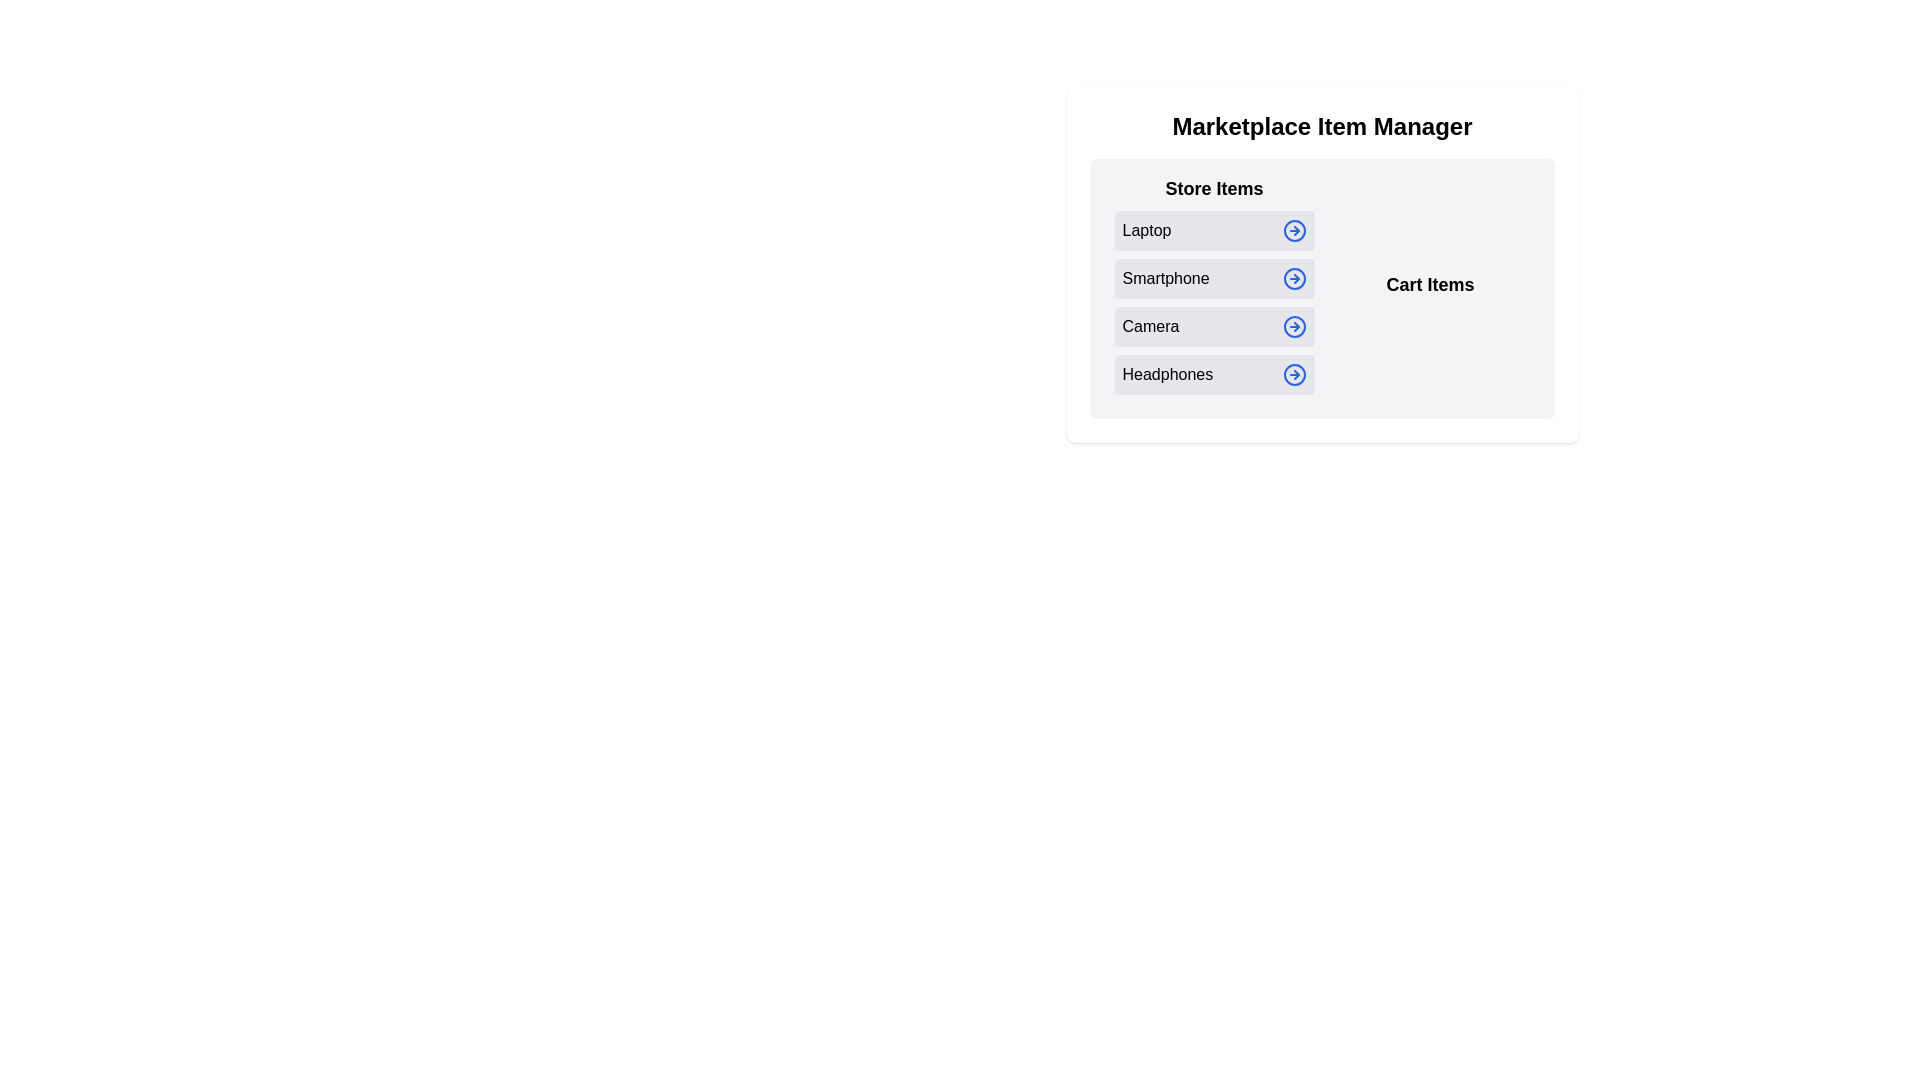 This screenshot has width=1920, height=1080. What do you see at coordinates (1294, 326) in the screenshot?
I see `arrow icon next to the item labeled Camera to move it to the Cart Items section` at bounding box center [1294, 326].